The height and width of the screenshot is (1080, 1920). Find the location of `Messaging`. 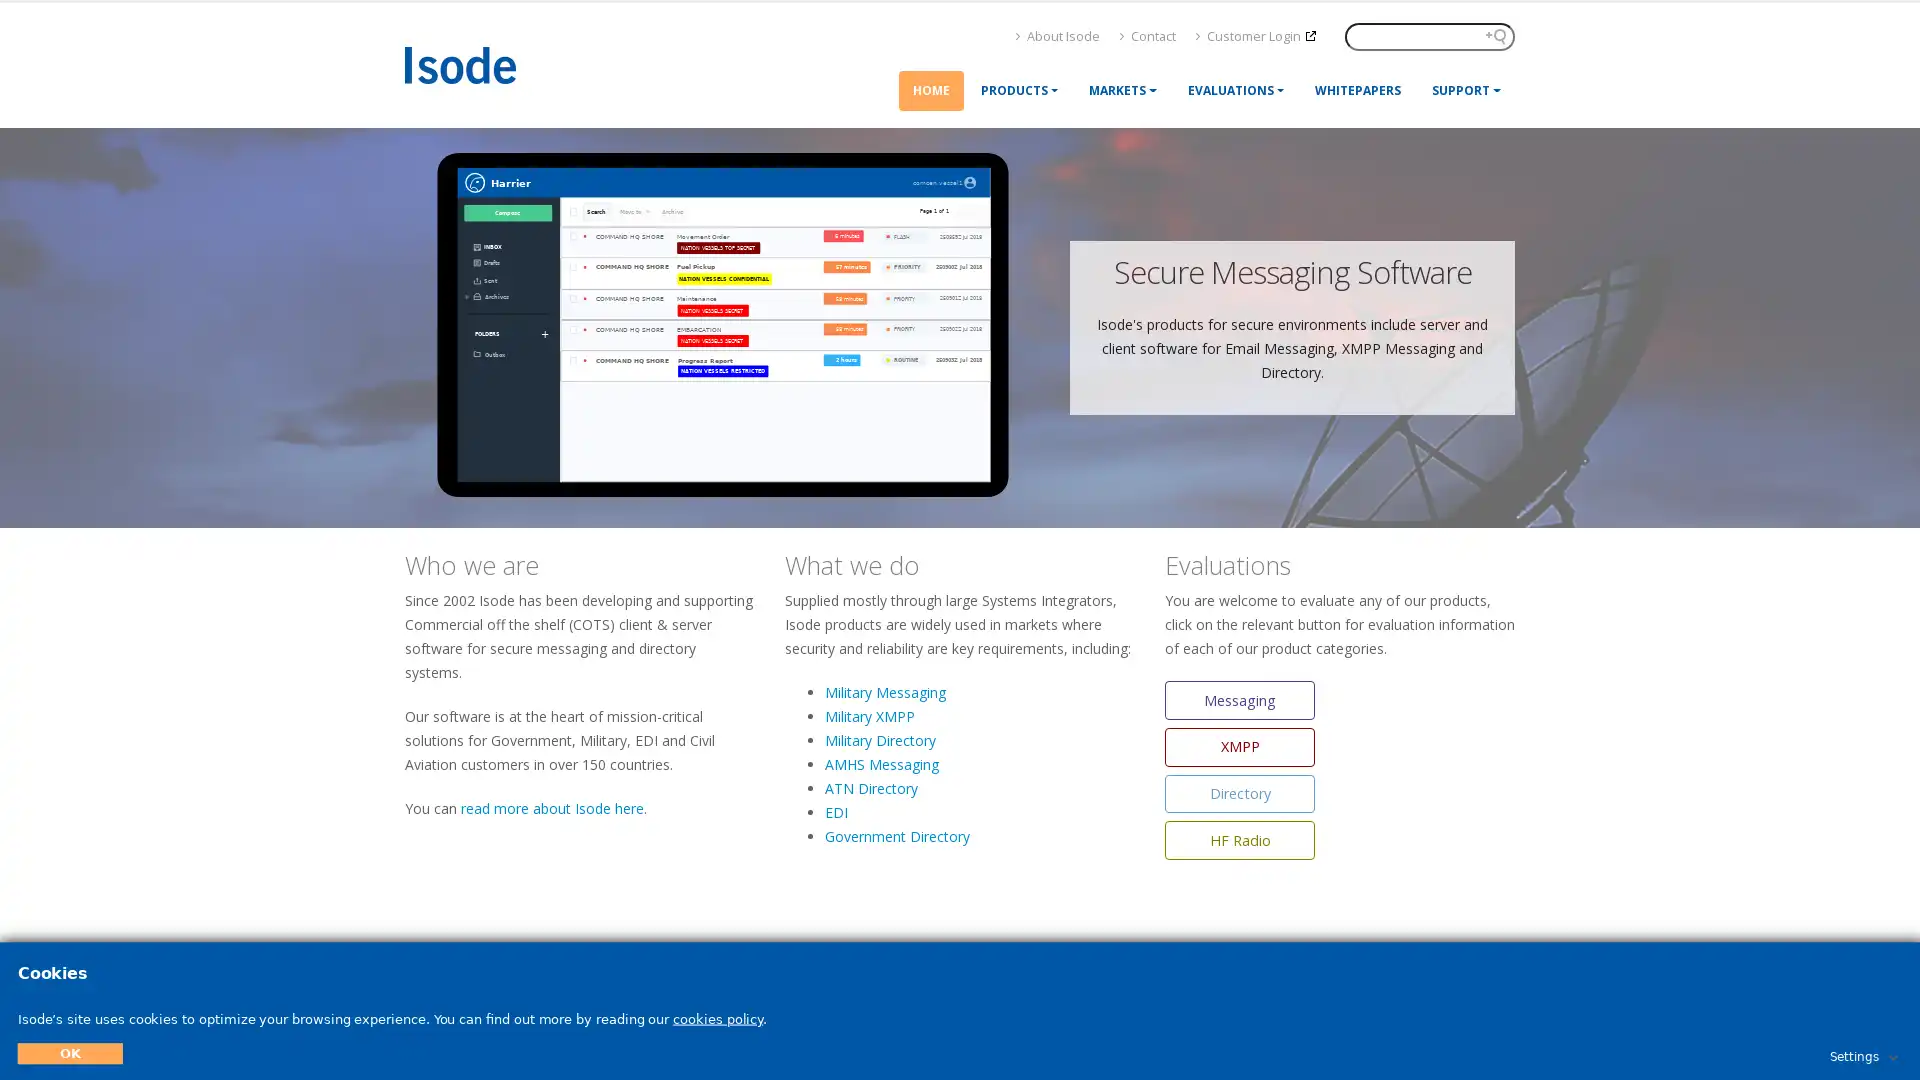

Messaging is located at coordinates (1238, 698).